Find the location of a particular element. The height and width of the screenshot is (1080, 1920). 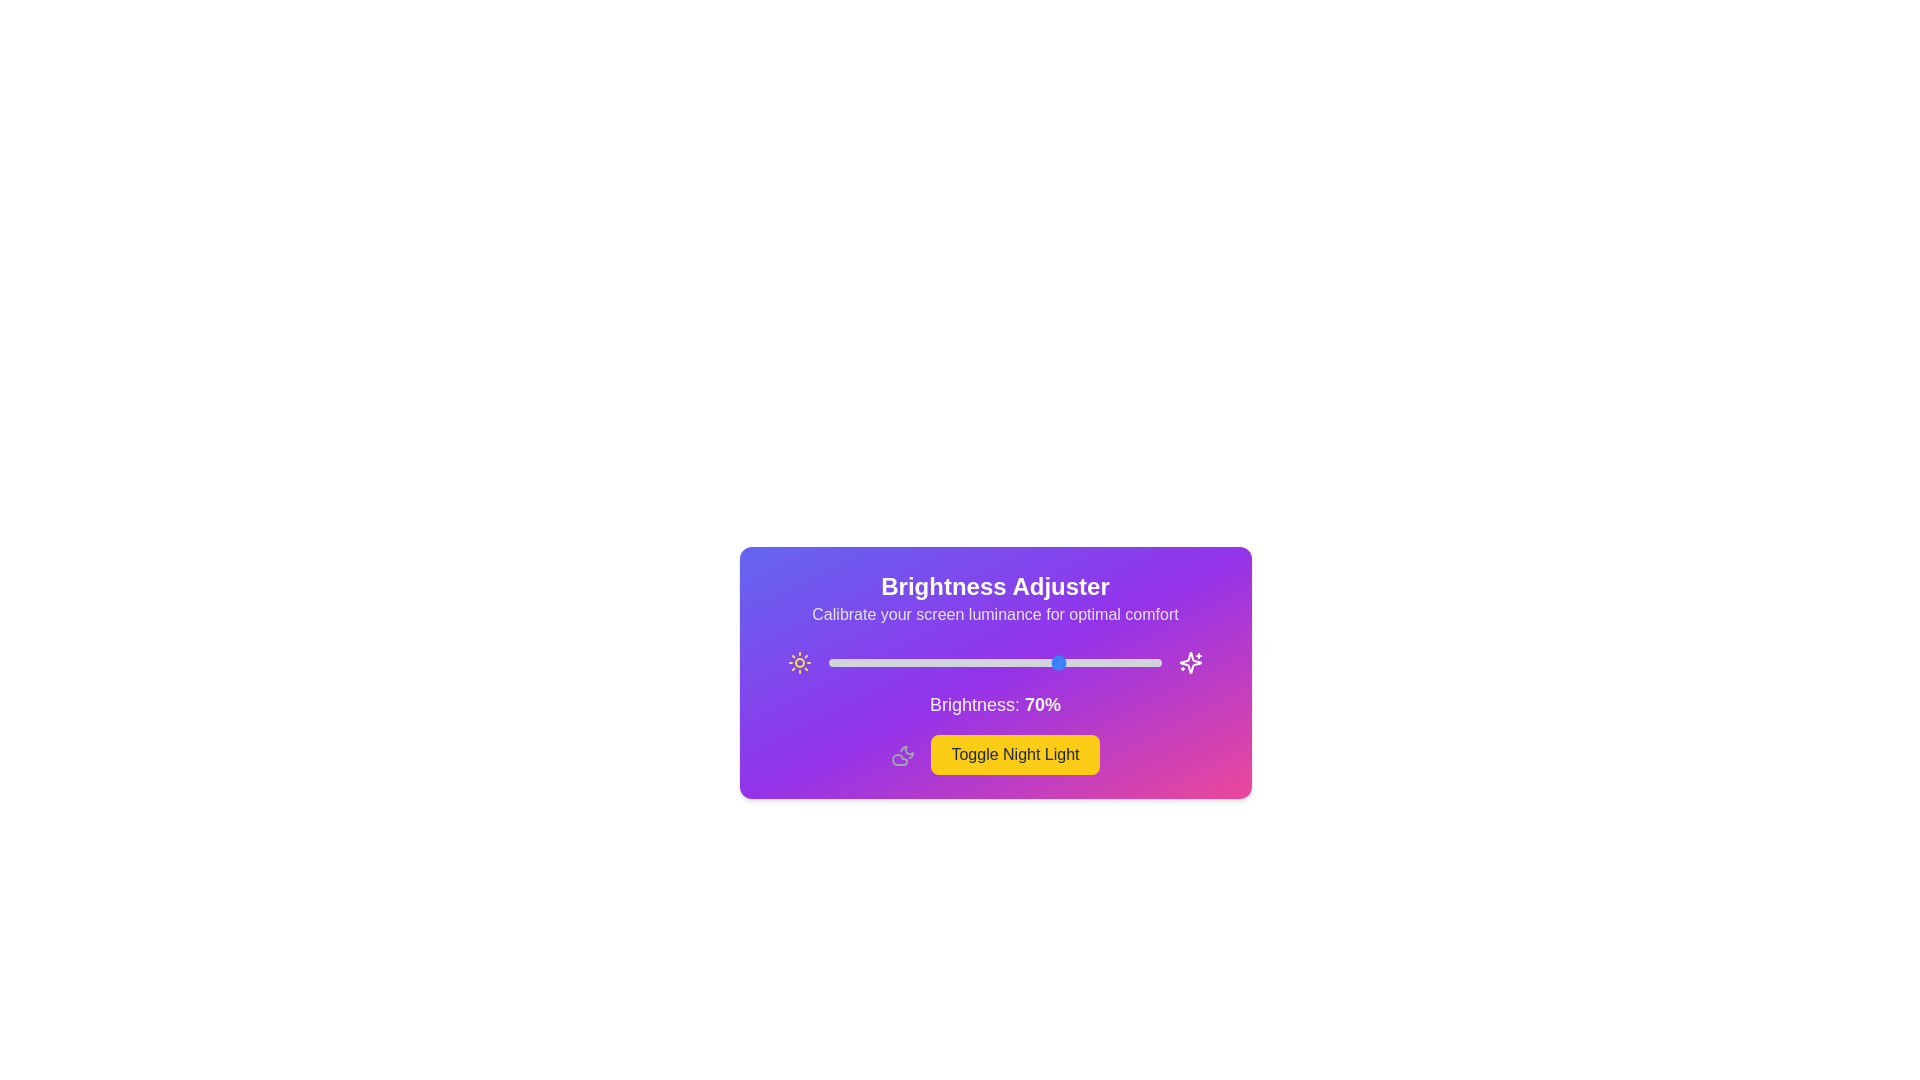

the 'Toggle Night Light' button to toggle the mode is located at coordinates (1015, 755).